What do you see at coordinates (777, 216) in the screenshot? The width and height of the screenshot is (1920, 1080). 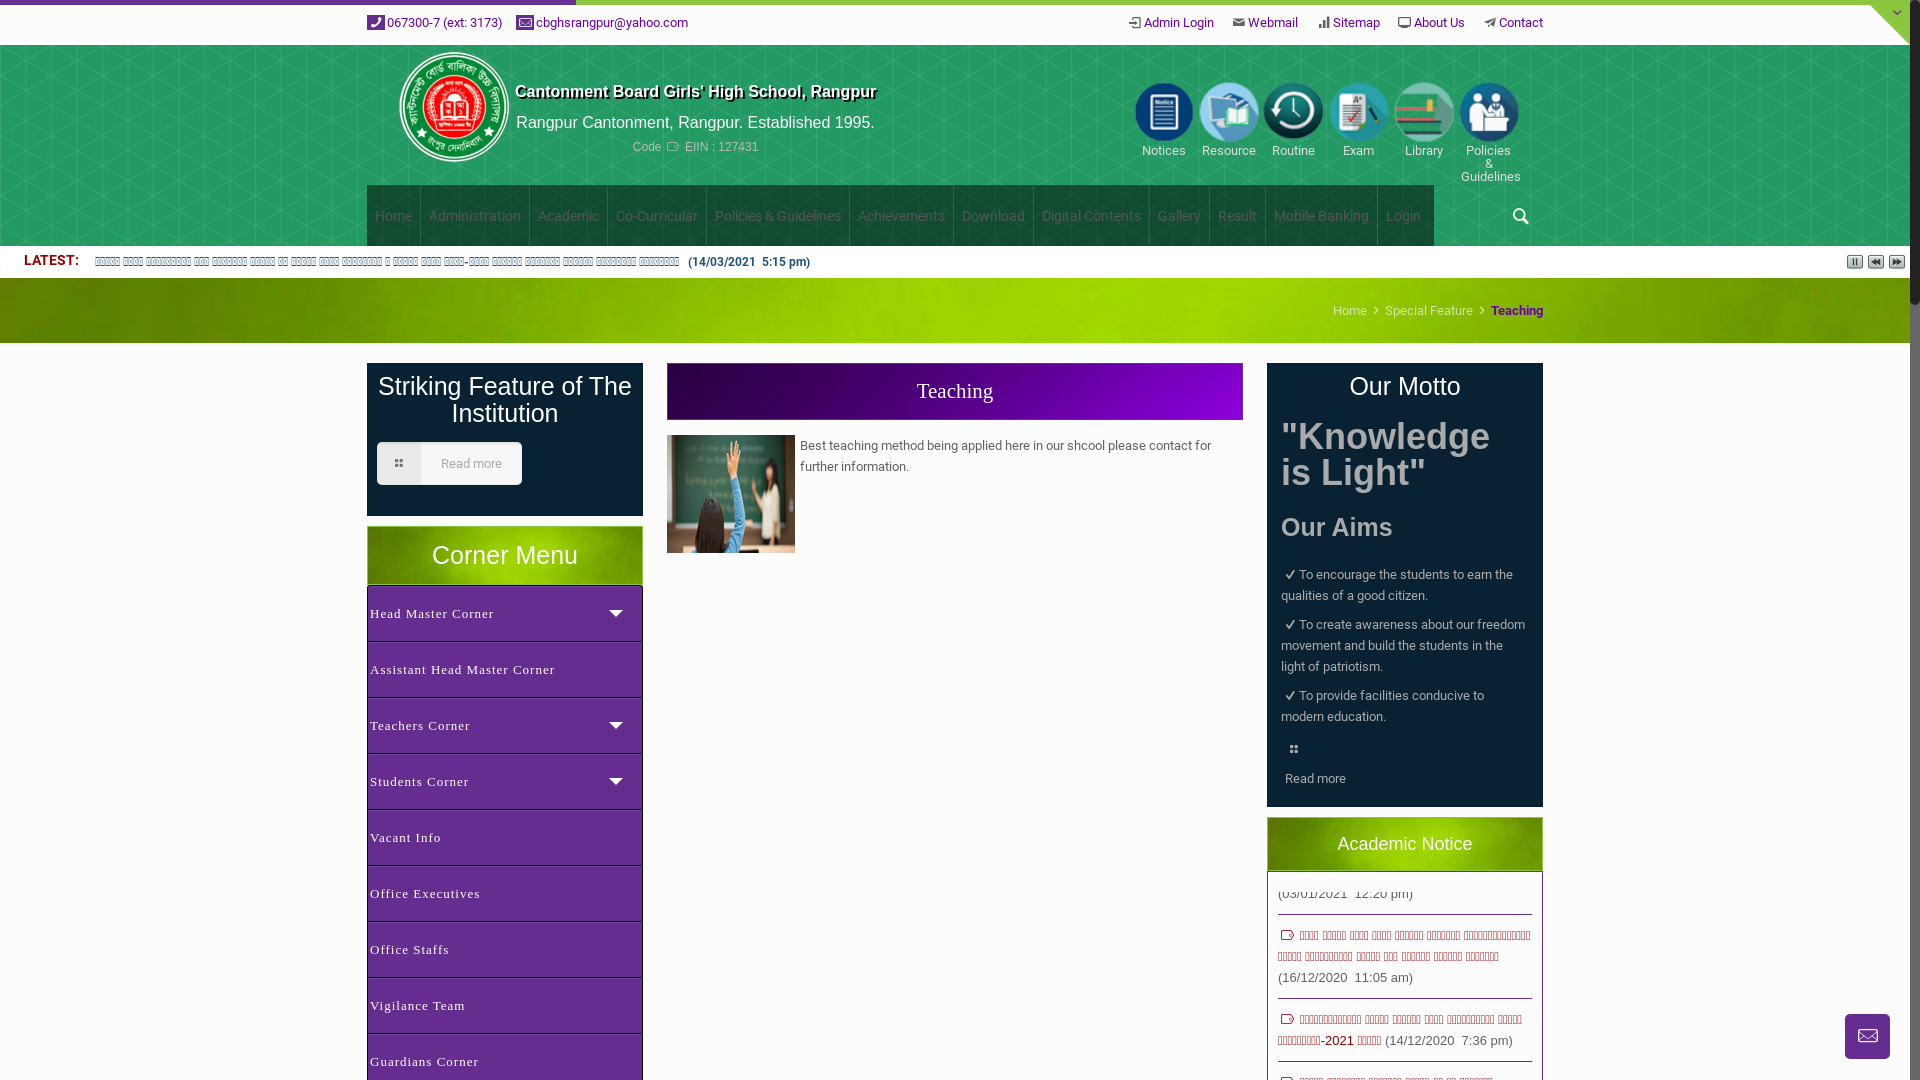 I see `'Policies & Guidelines'` at bounding box center [777, 216].